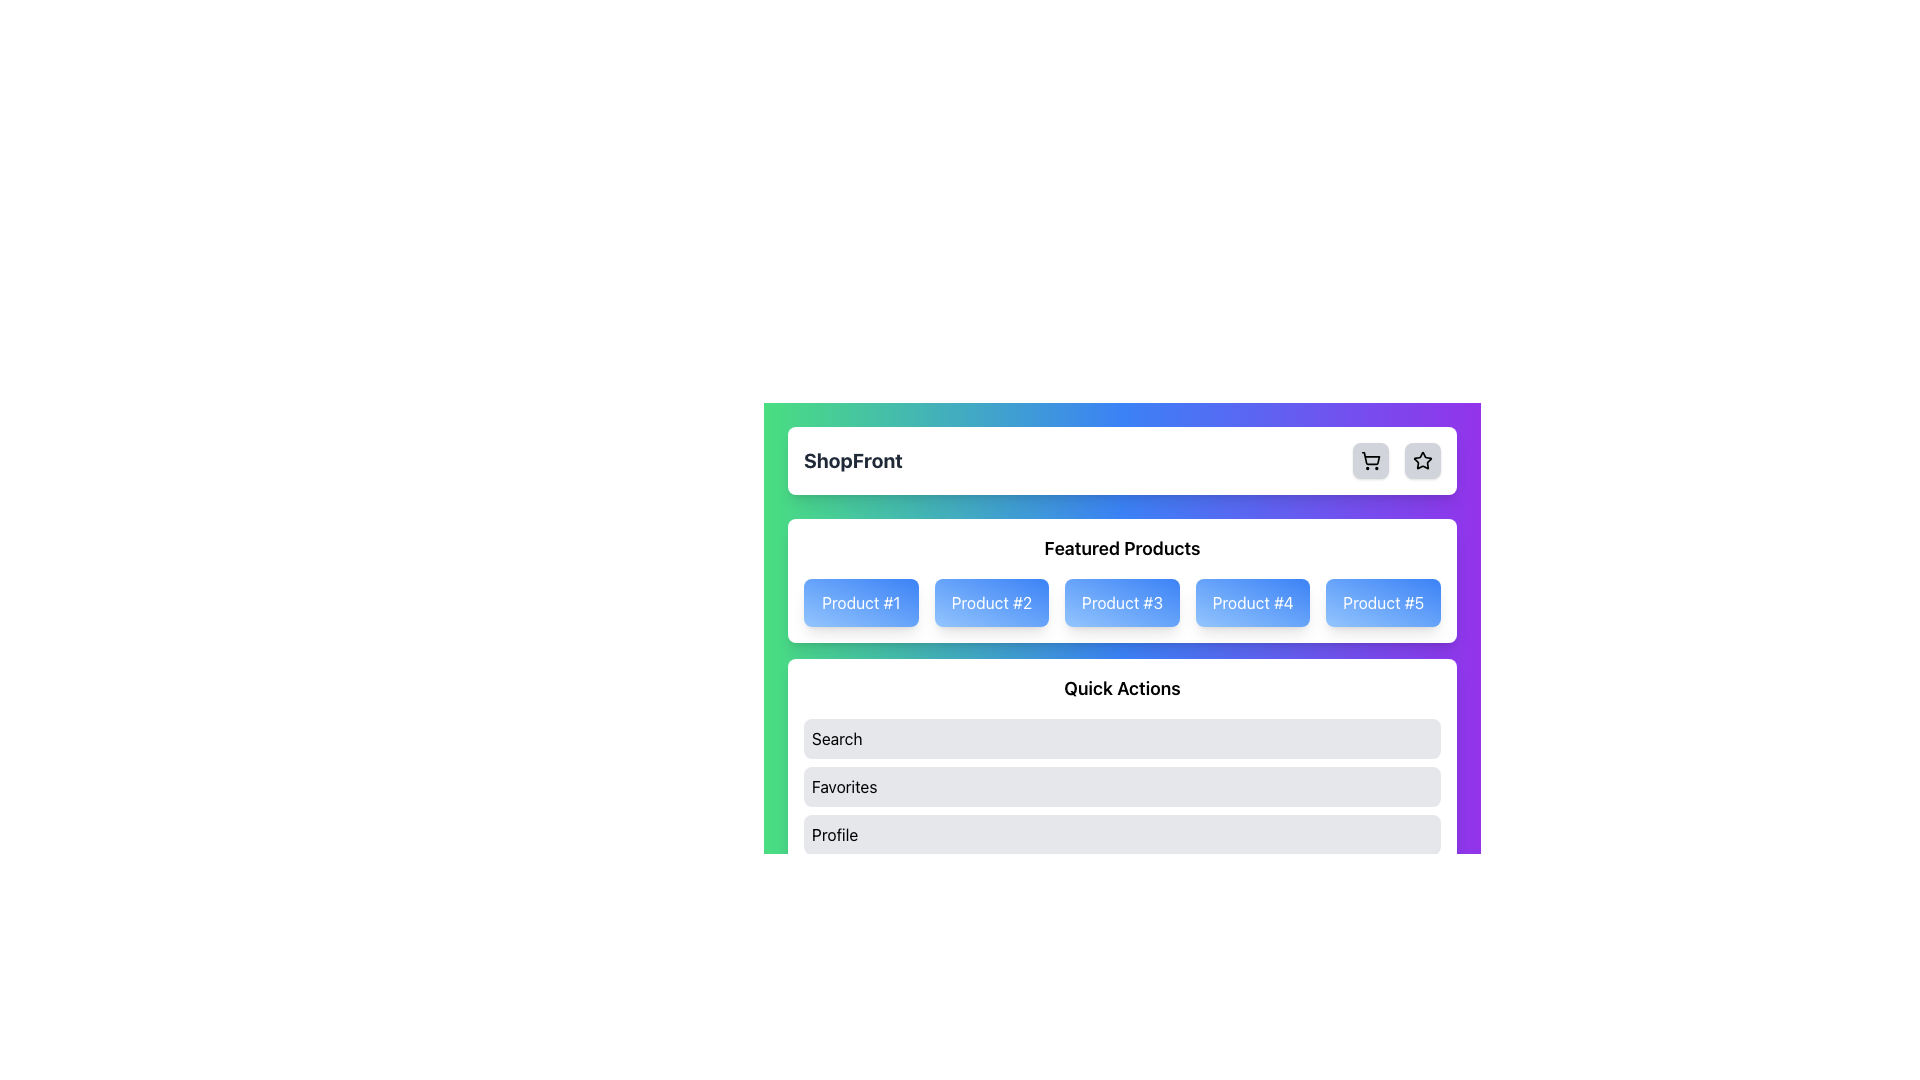 Image resolution: width=1920 pixels, height=1080 pixels. I want to click on the star-shaped icon with a hollow outline in black, located at the top-right corner of the interface, next to the shopping cart icon, so click(1421, 460).